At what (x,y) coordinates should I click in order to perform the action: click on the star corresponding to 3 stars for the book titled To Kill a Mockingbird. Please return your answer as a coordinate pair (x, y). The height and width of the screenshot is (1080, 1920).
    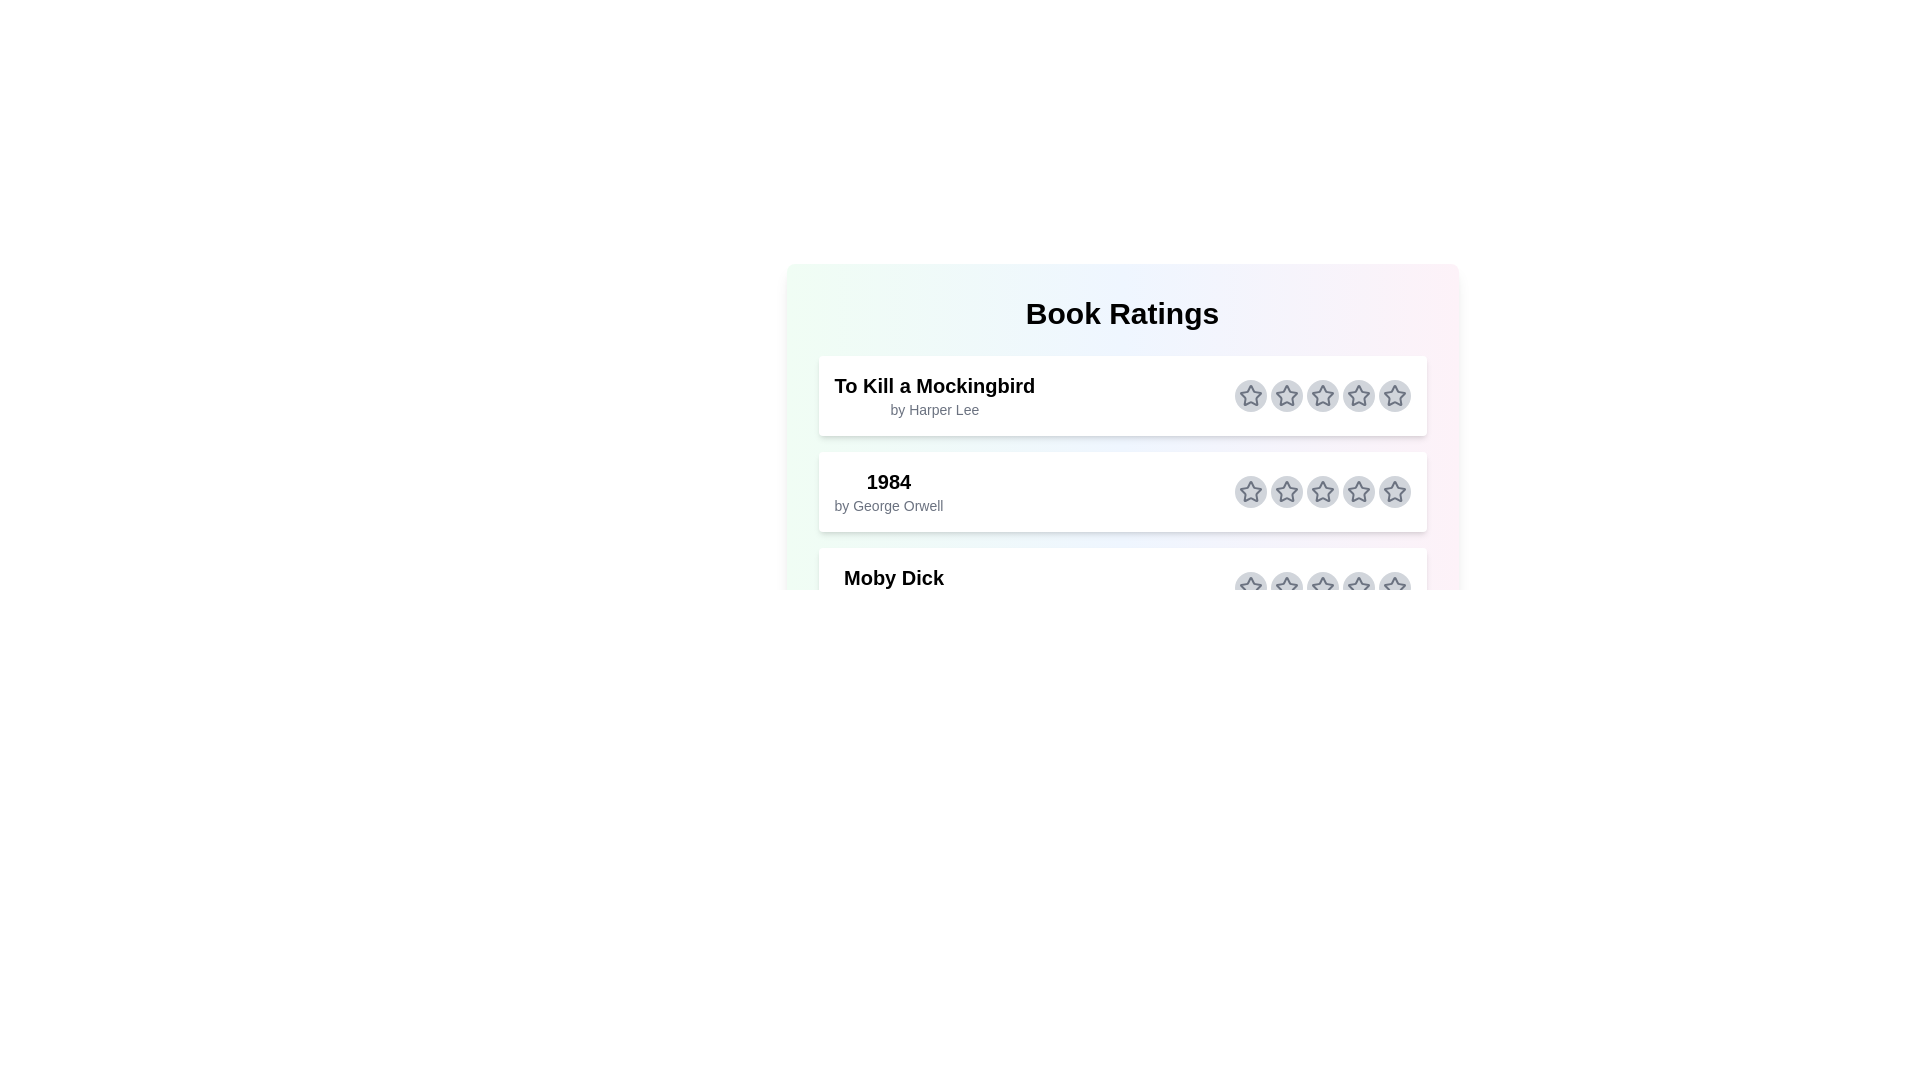
    Looking at the image, I should click on (1322, 396).